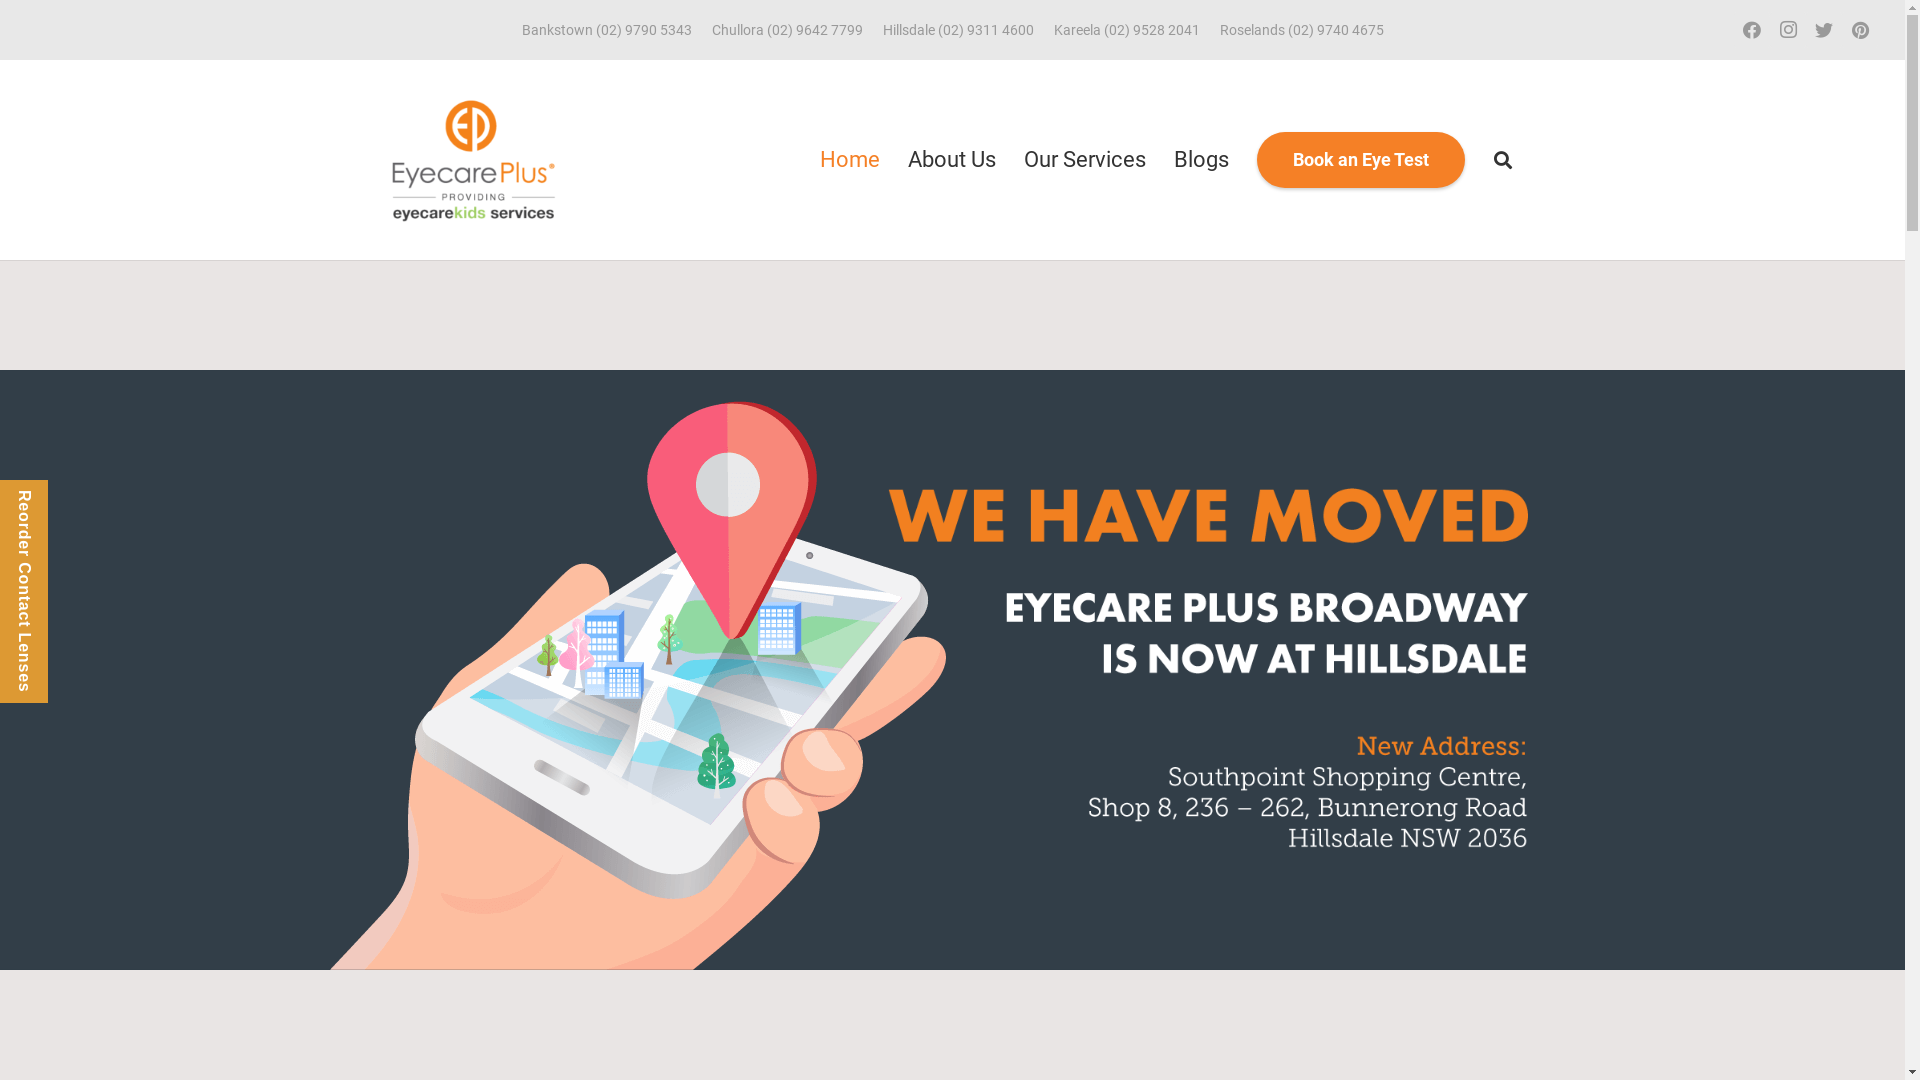  Describe the element at coordinates (1732, 30) in the screenshot. I see `'Facebook'` at that location.